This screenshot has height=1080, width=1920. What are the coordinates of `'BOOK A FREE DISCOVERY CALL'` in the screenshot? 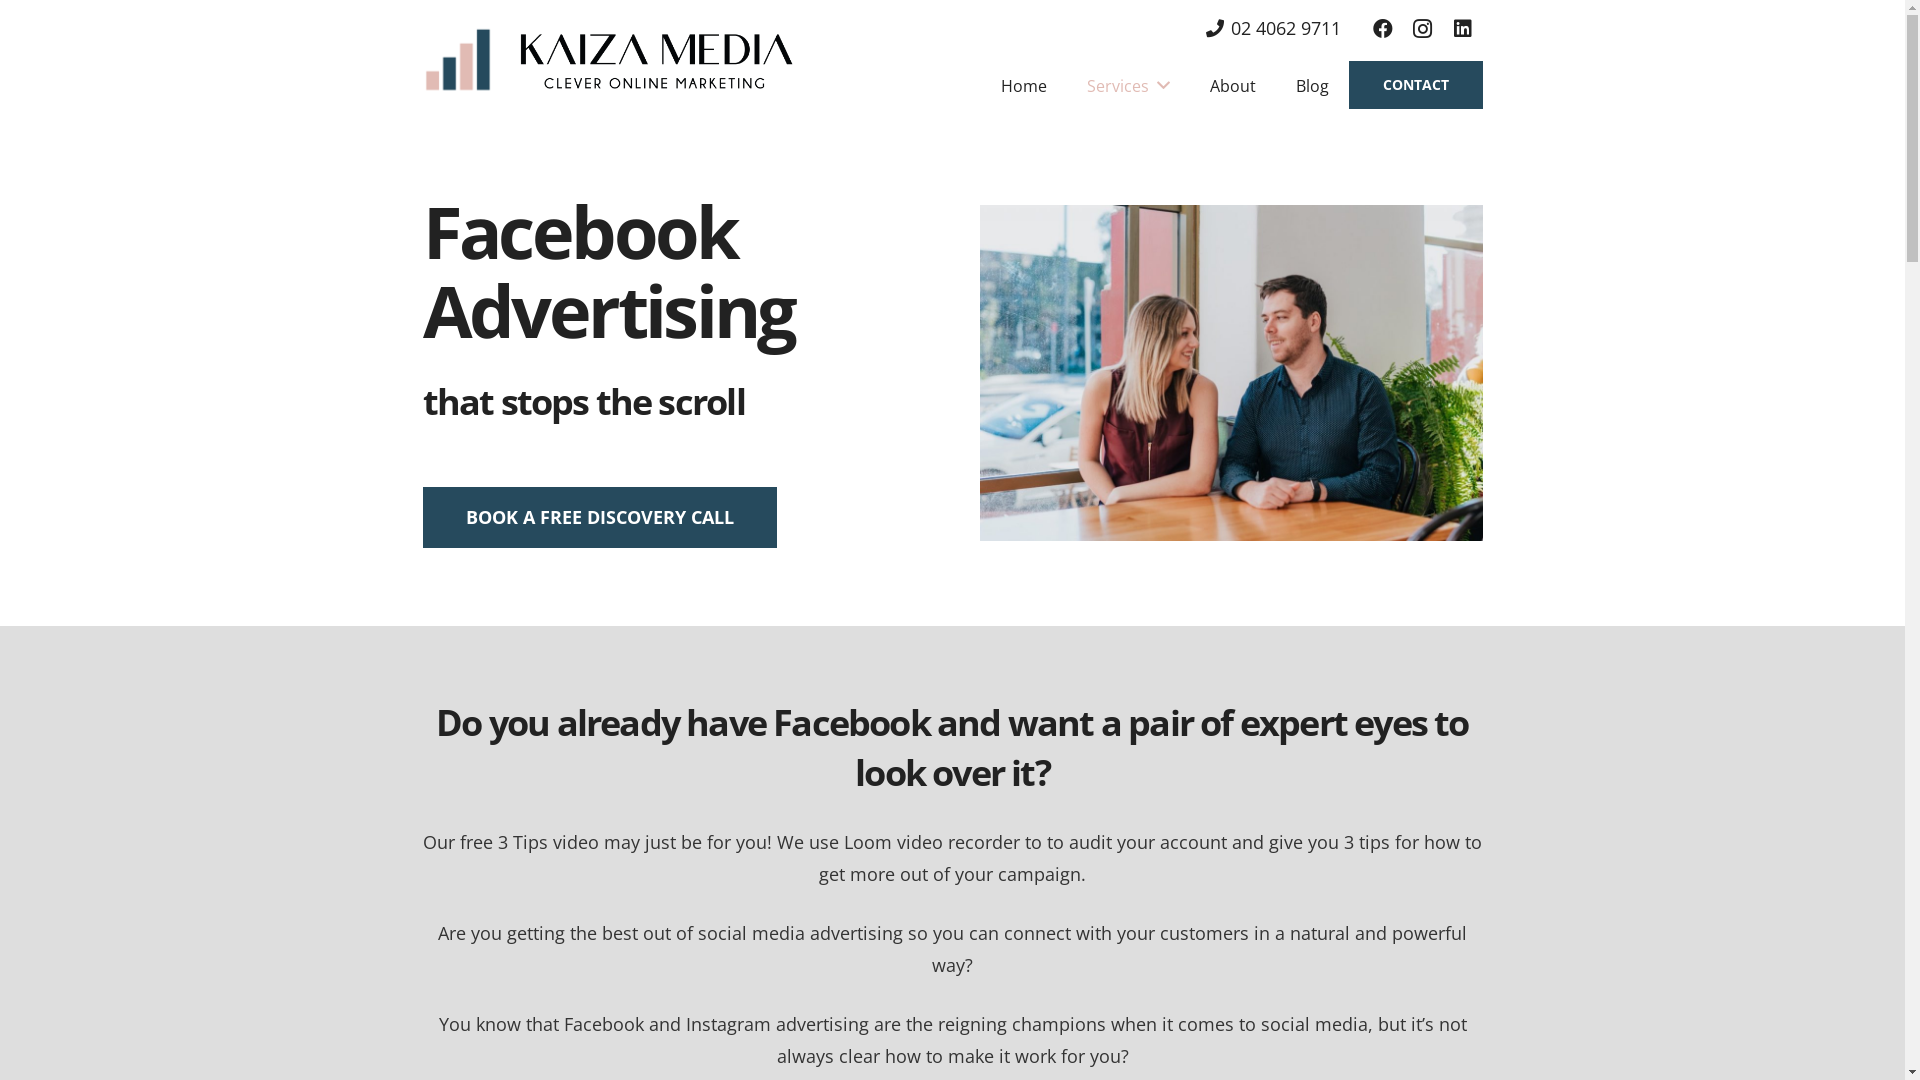 It's located at (598, 516).